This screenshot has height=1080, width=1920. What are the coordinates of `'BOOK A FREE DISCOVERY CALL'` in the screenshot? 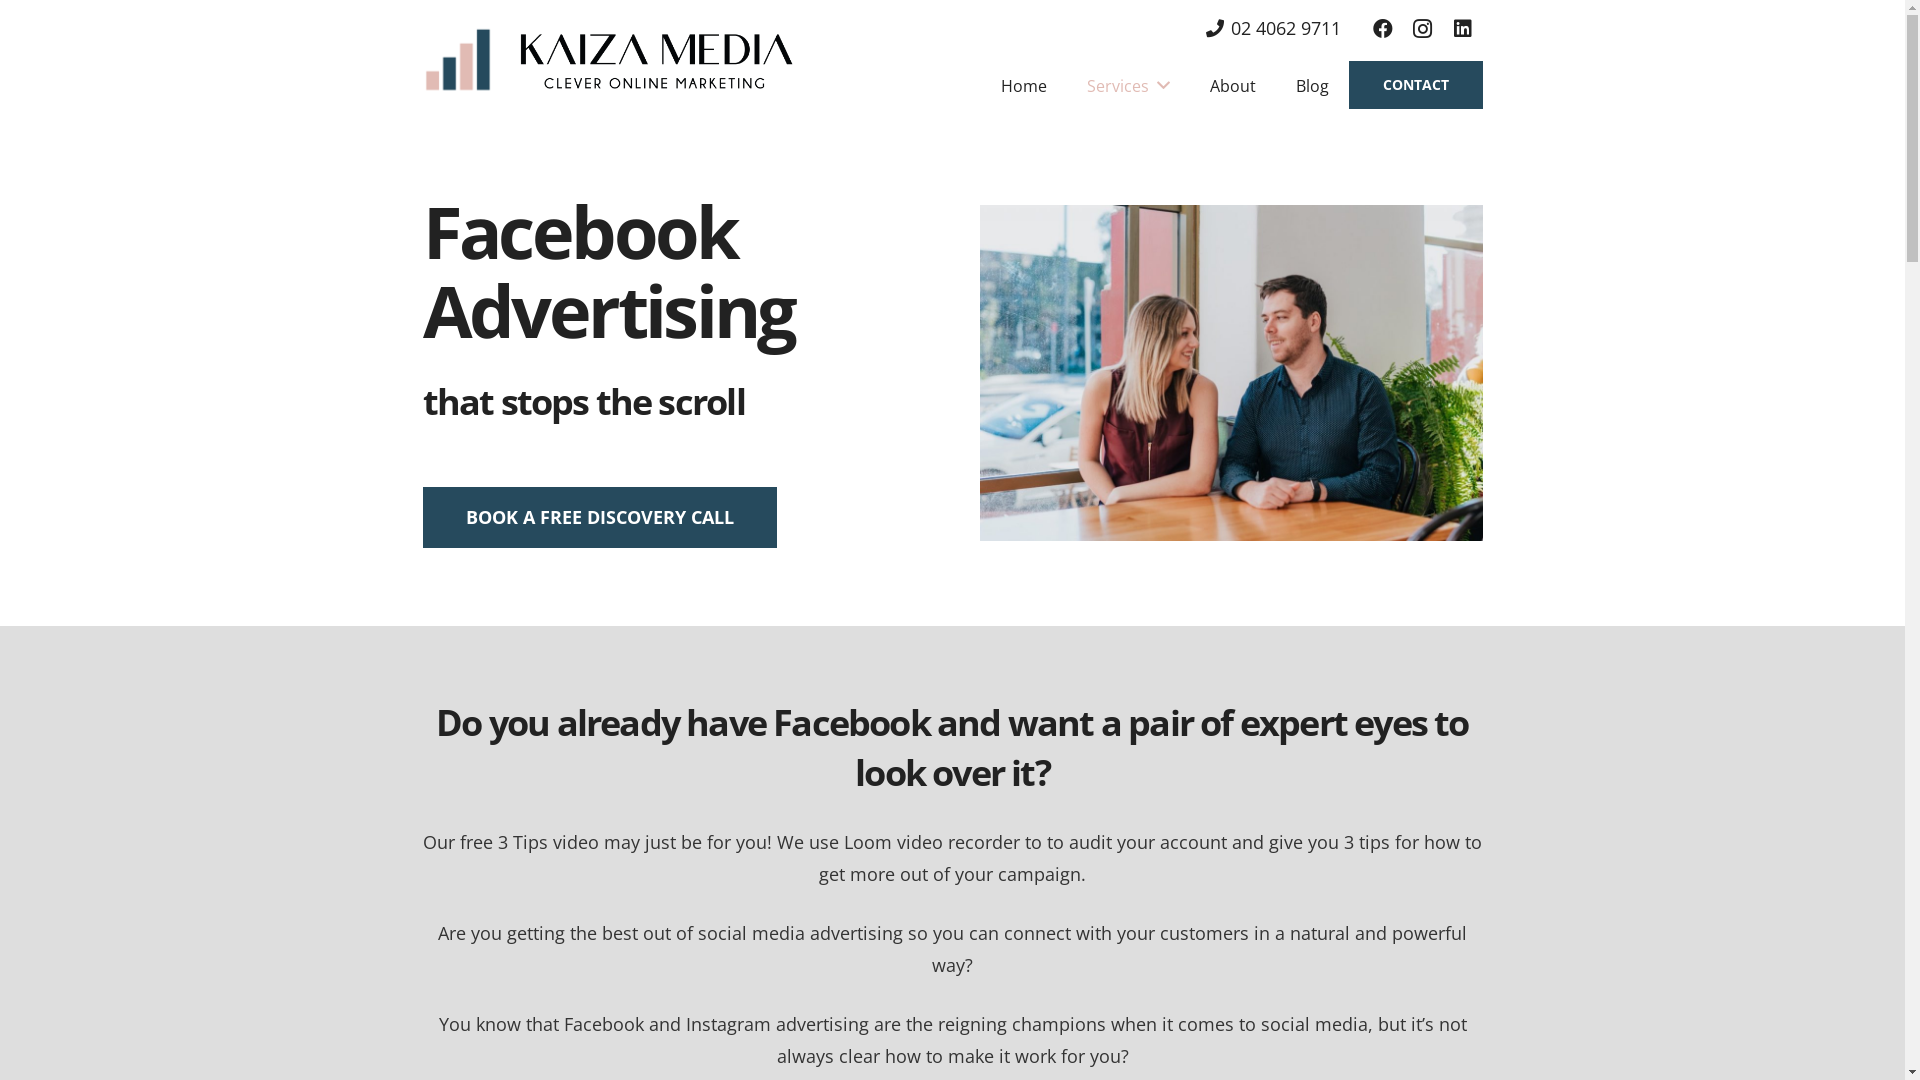 It's located at (598, 516).